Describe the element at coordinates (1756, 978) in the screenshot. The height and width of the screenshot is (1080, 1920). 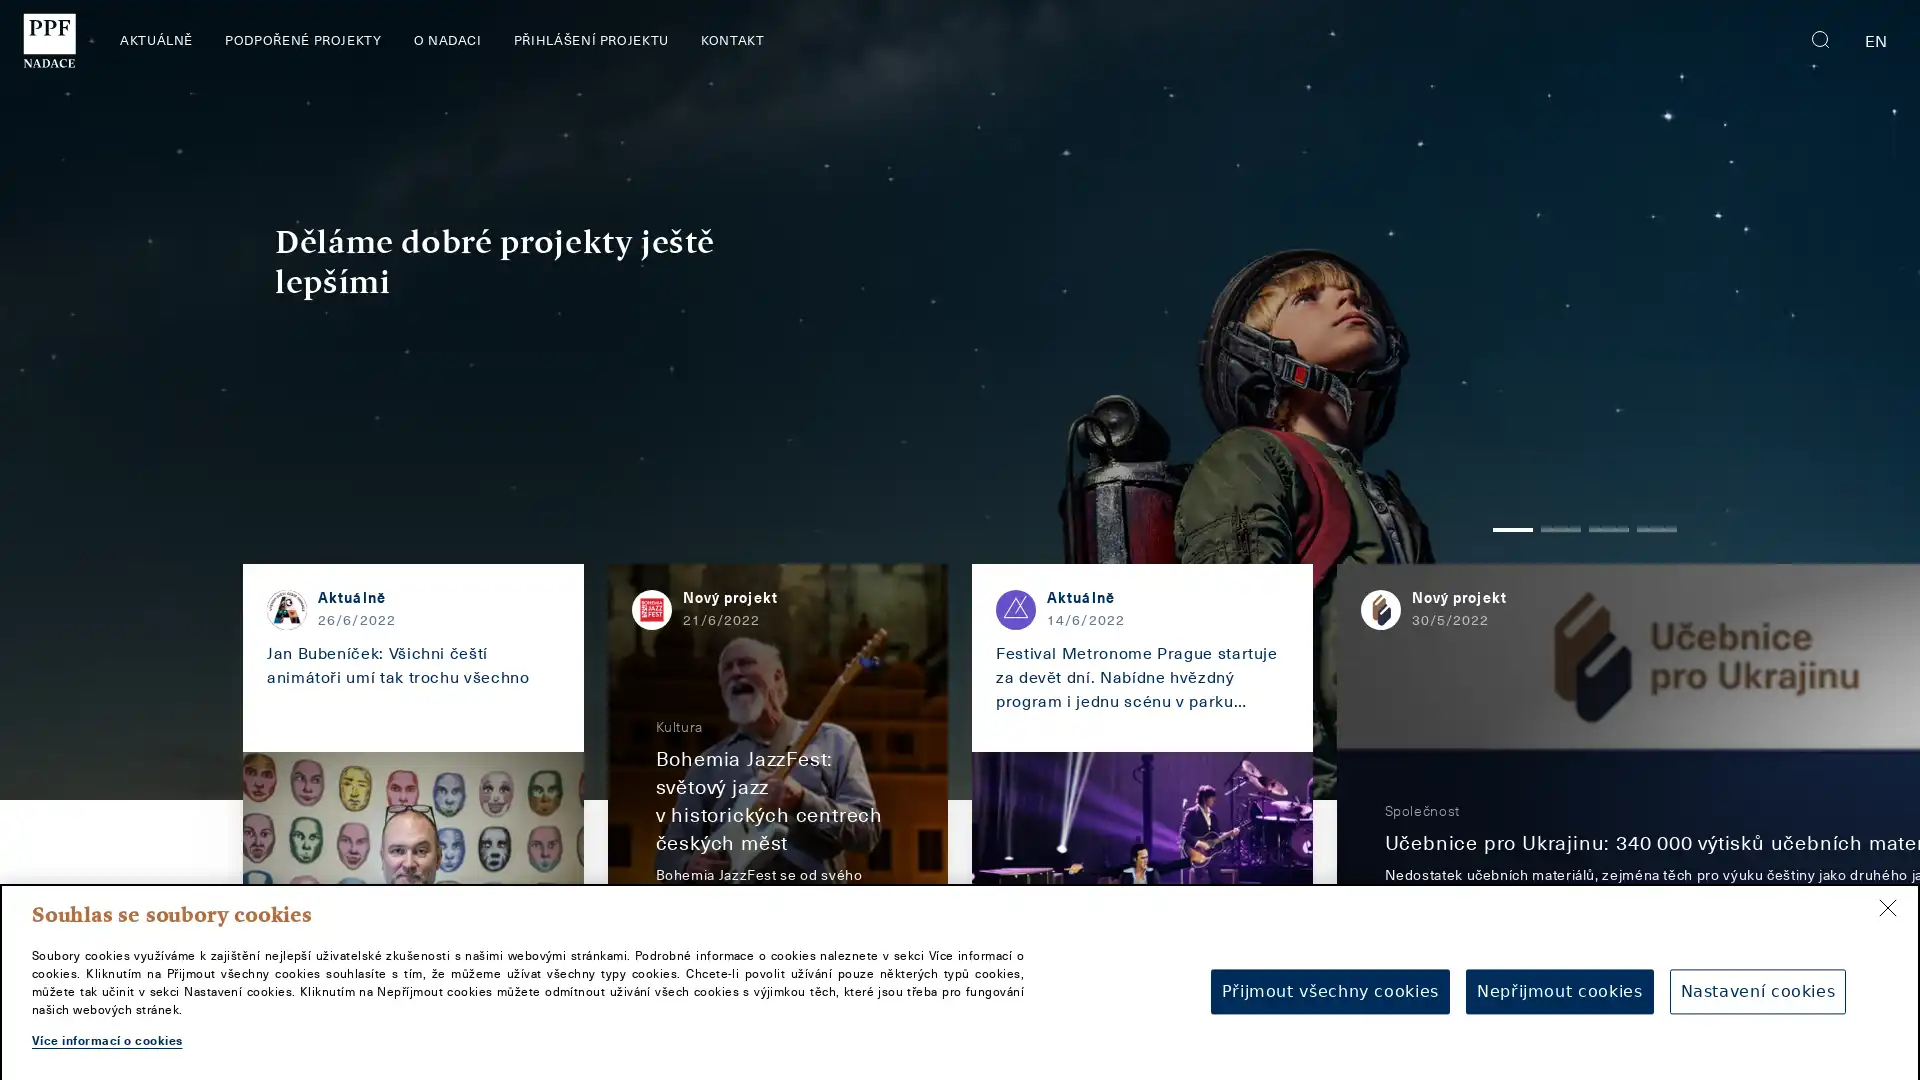
I see `Nastaveni cookies` at that location.